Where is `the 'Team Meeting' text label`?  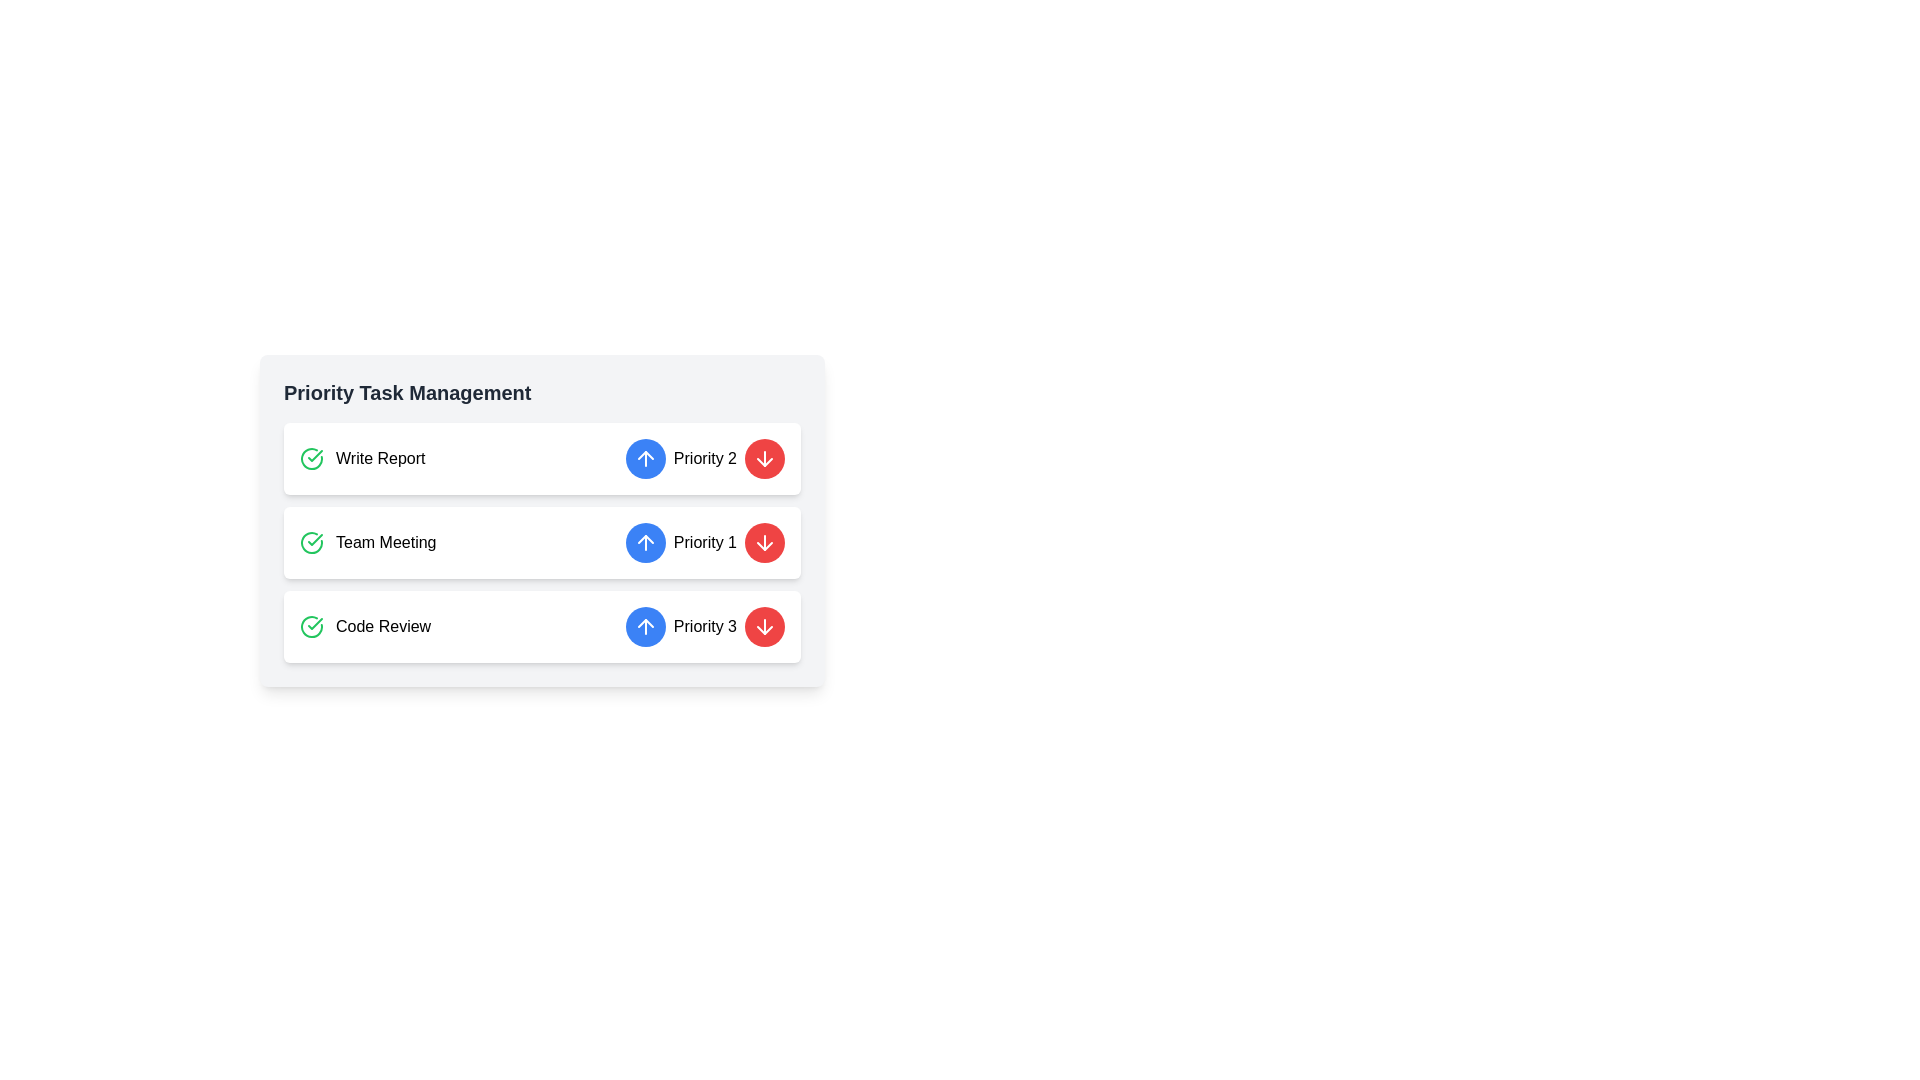
the 'Team Meeting' text label is located at coordinates (368, 543).